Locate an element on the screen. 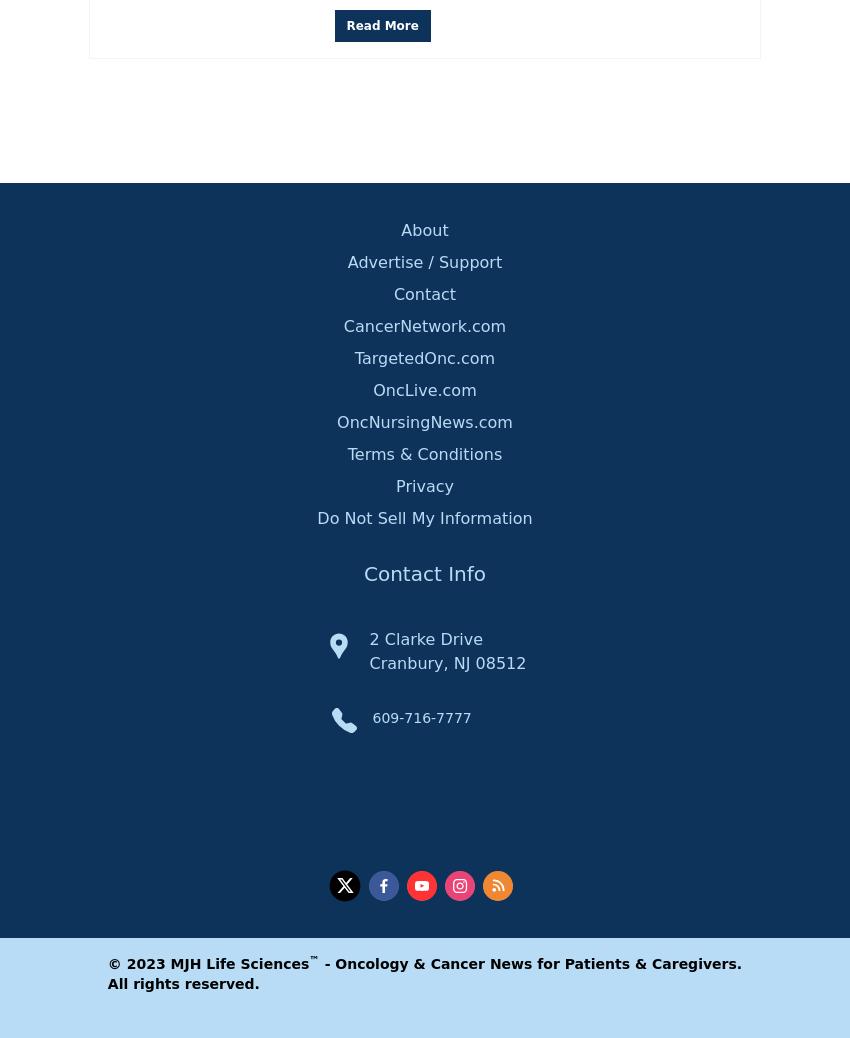  'About' is located at coordinates (401, 228).